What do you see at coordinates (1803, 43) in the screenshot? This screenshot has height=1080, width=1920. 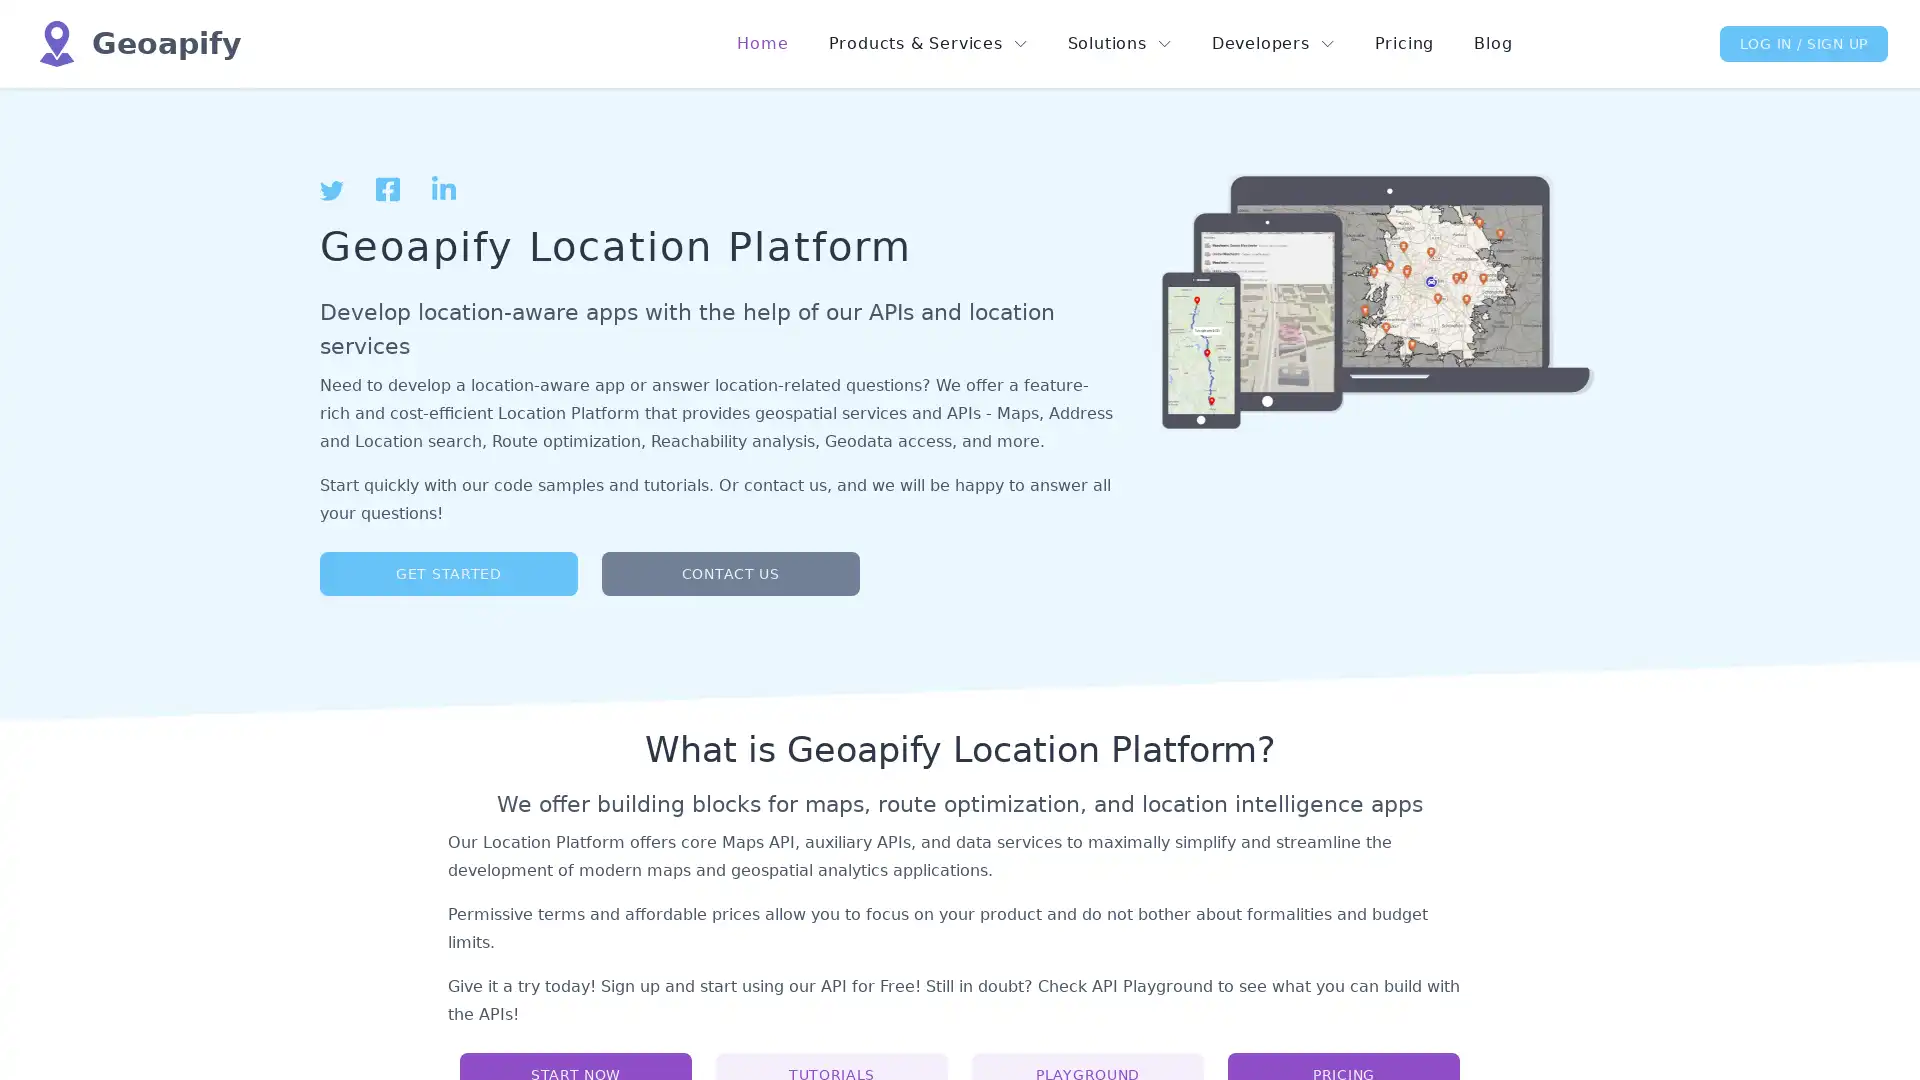 I see `LOG IN / SIGN UP` at bounding box center [1803, 43].